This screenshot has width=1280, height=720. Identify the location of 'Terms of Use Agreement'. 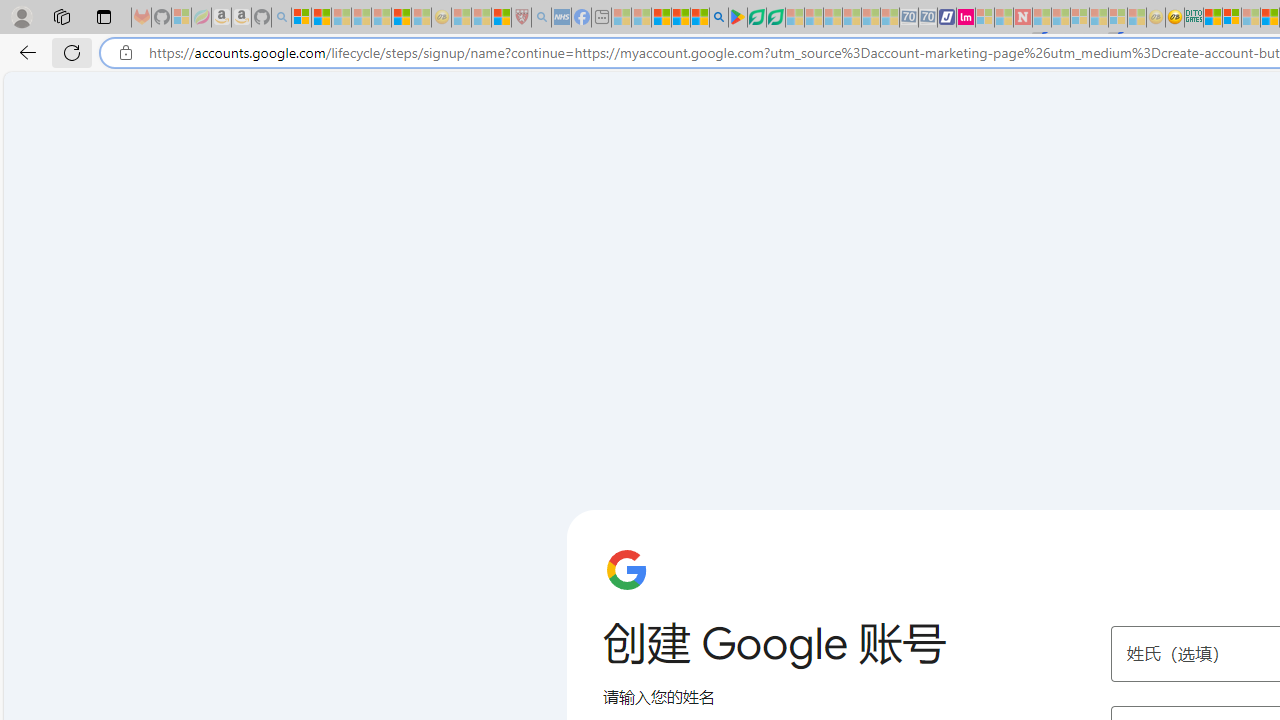
(755, 17).